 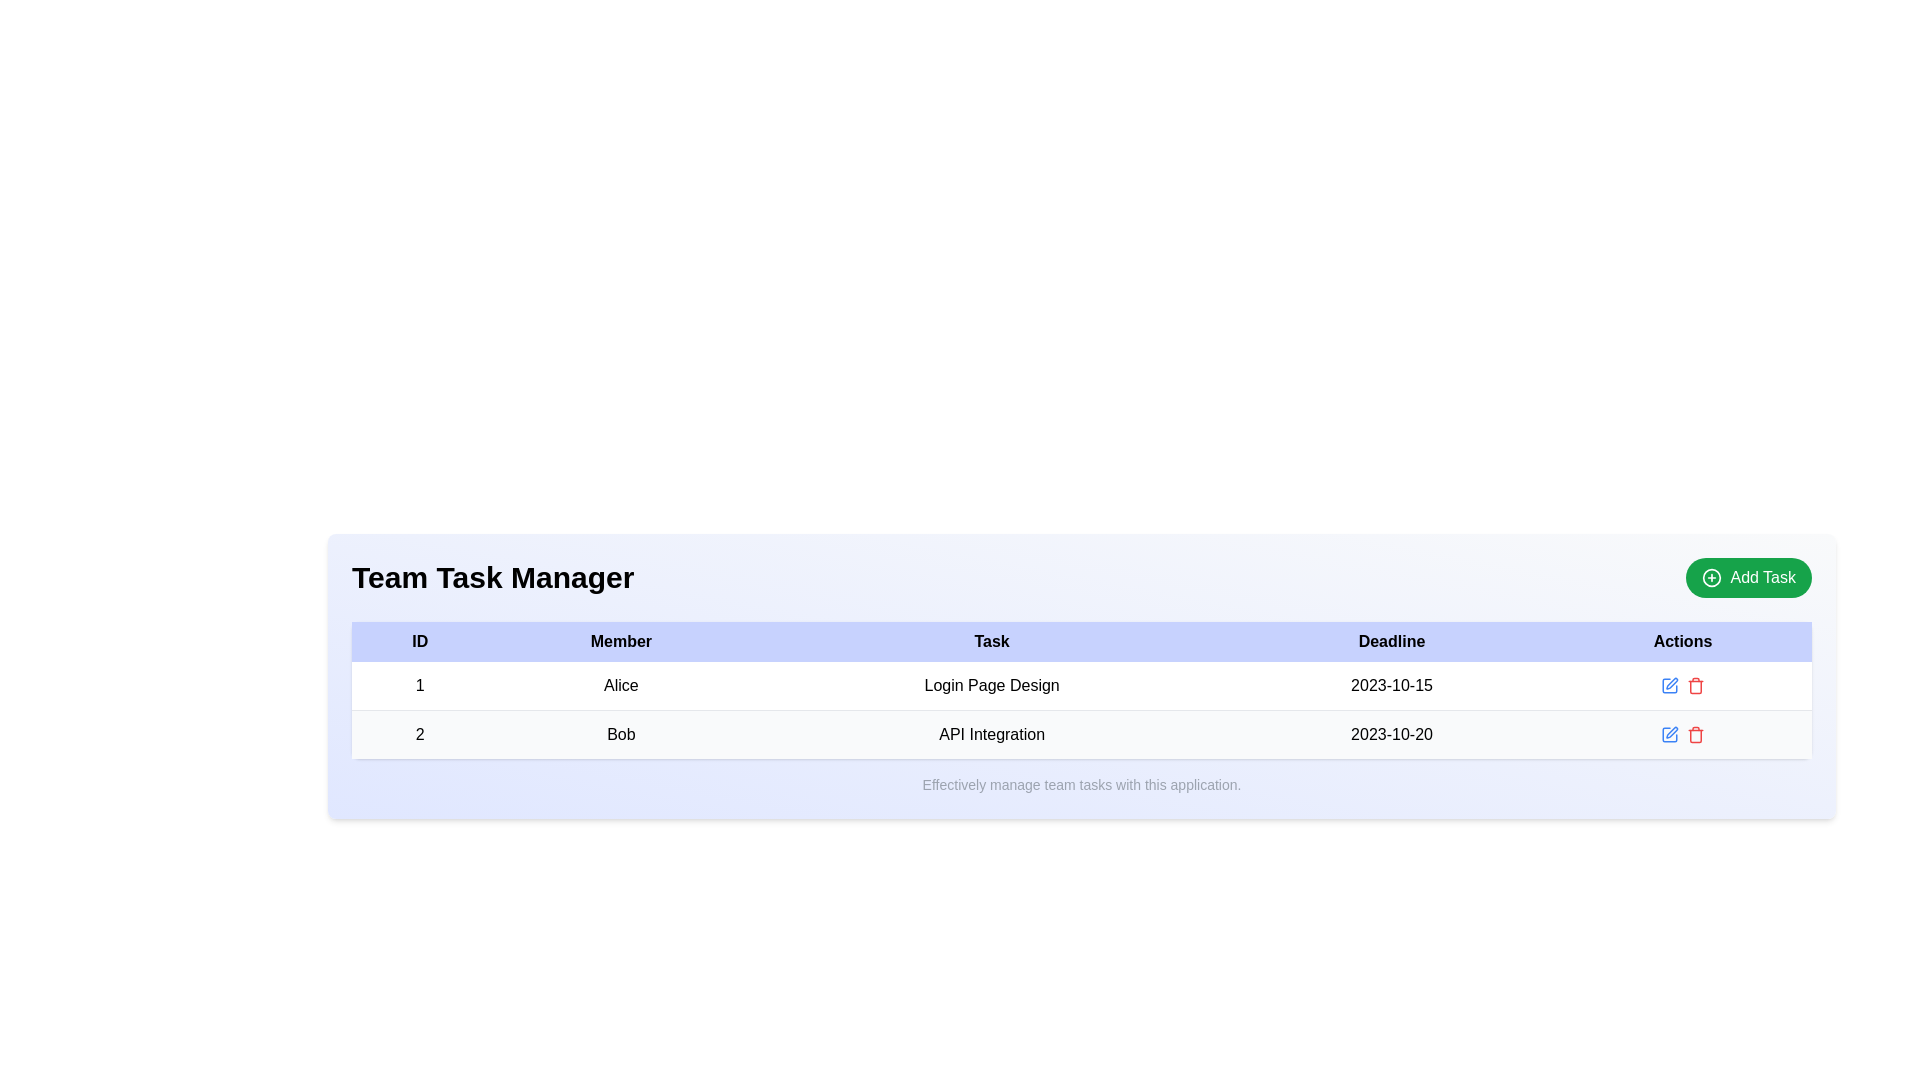 I want to click on the small red-colored trash icon in the 'Actions' column, so click(x=1694, y=735).